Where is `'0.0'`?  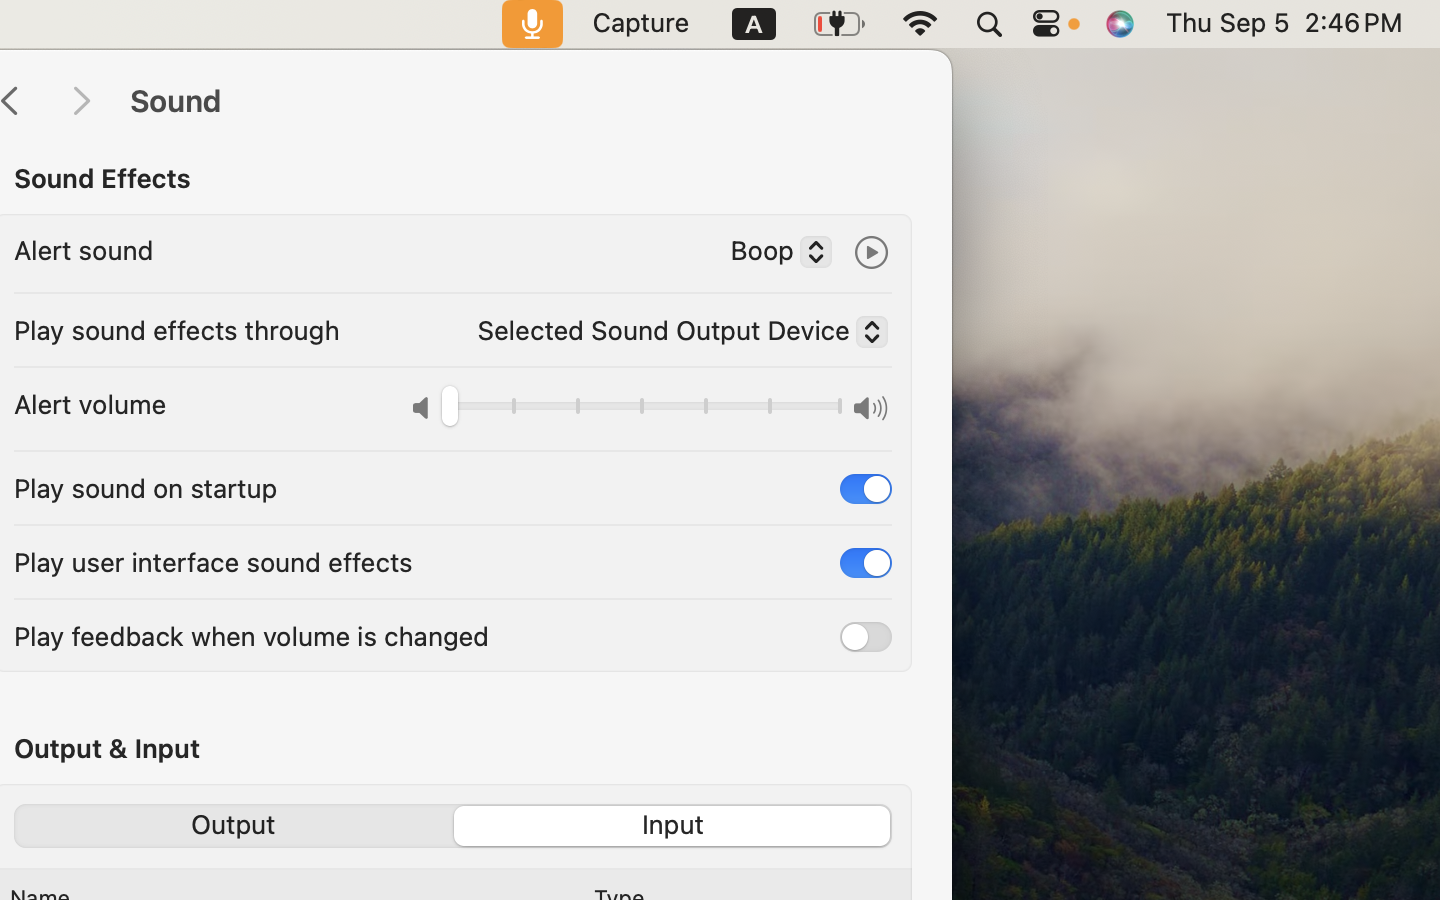
'0.0' is located at coordinates (640, 410).